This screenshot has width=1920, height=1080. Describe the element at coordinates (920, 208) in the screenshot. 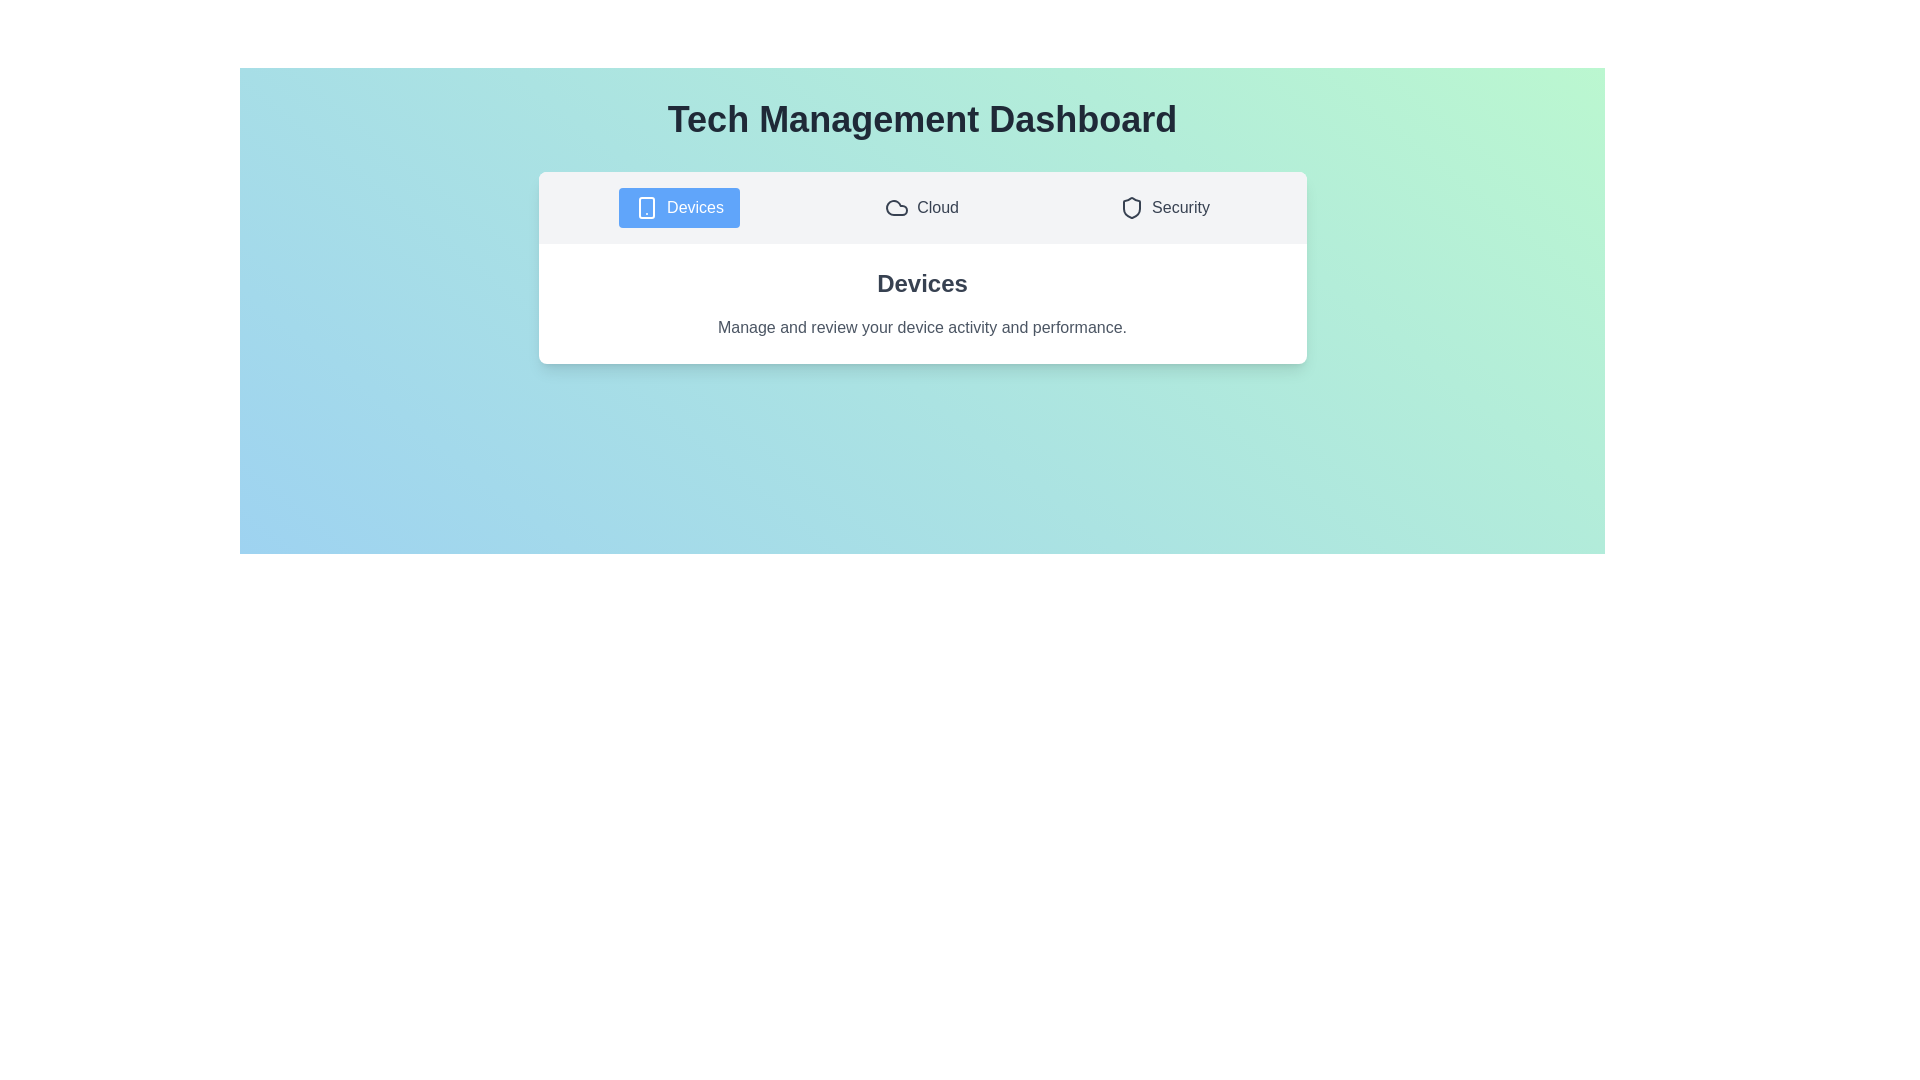

I see `the Cloud tab by clicking on it` at that location.